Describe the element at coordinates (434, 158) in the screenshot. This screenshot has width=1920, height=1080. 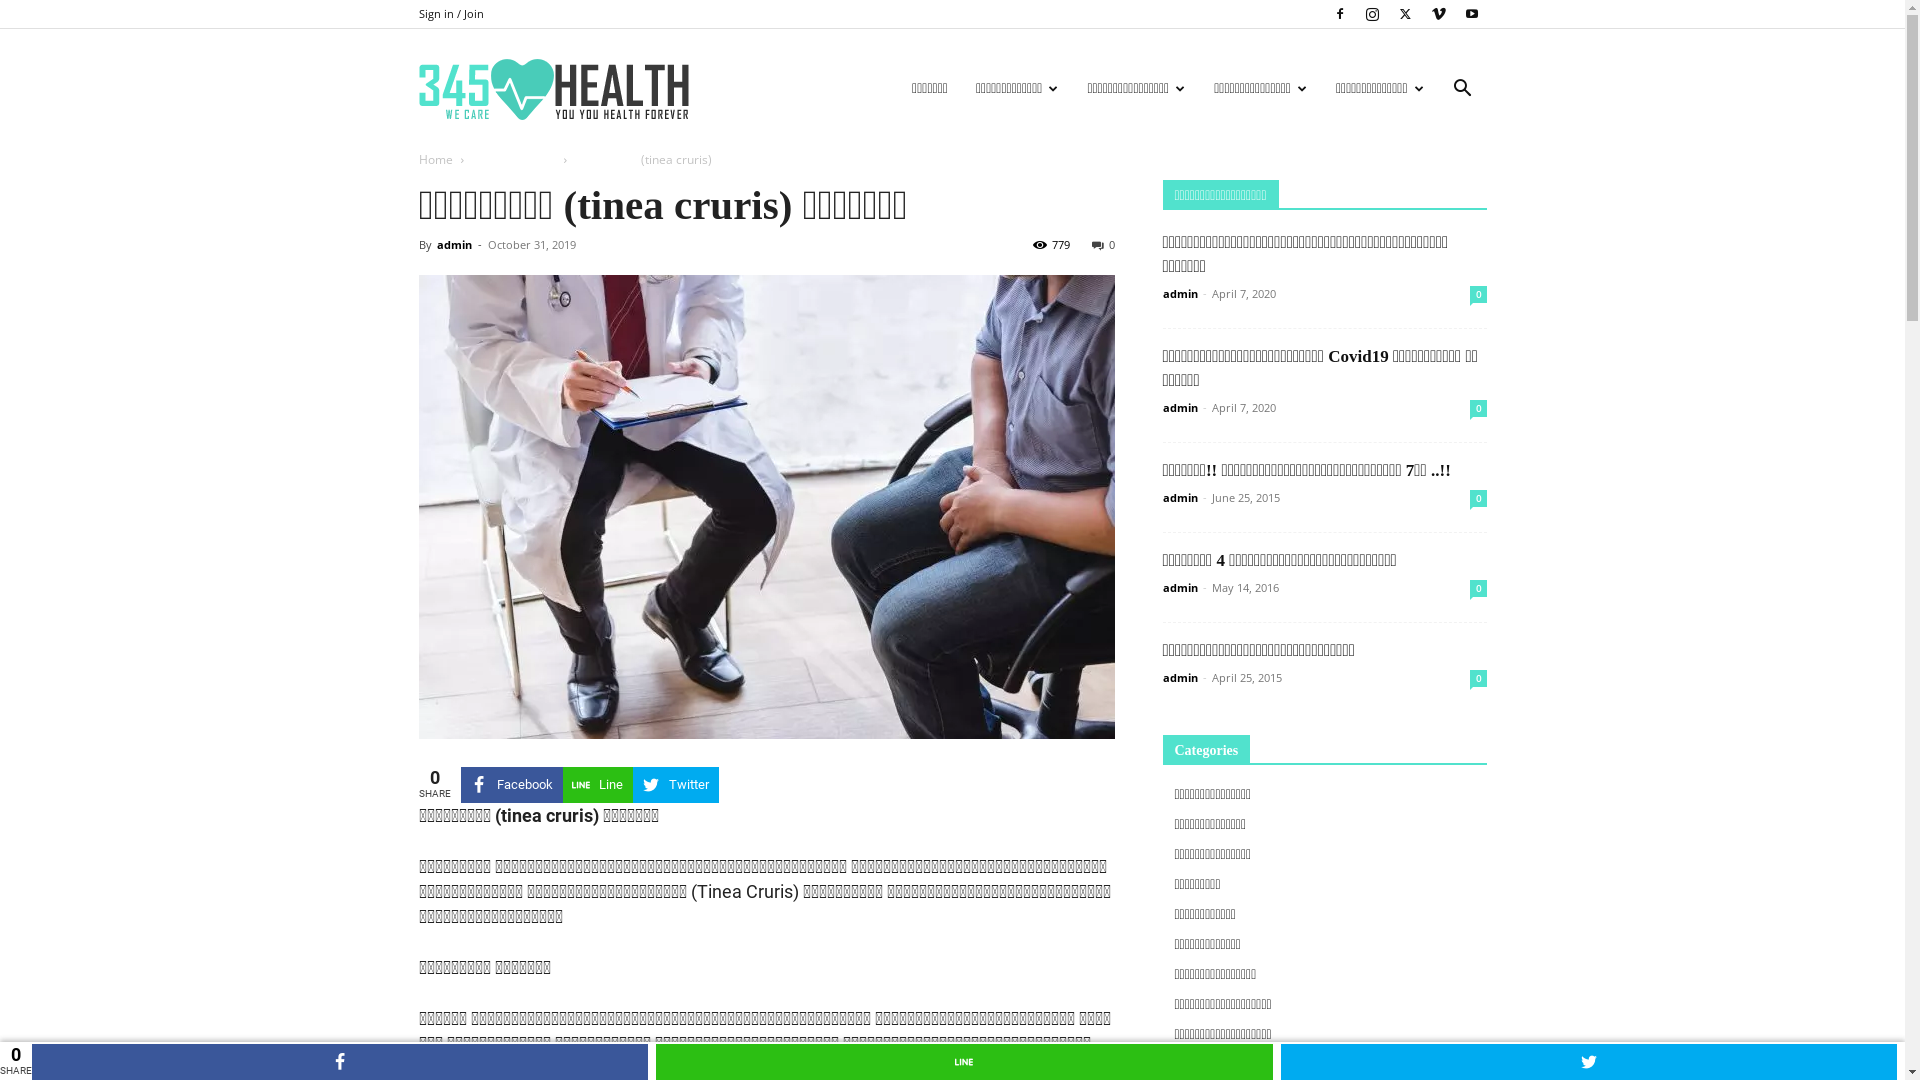
I see `'Home'` at that location.